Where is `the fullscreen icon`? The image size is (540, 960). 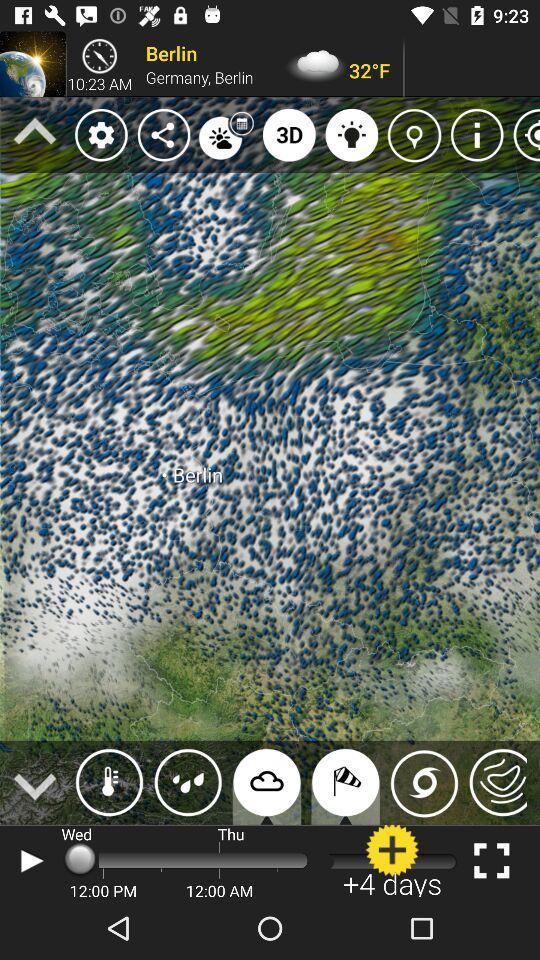 the fullscreen icon is located at coordinates (490, 859).